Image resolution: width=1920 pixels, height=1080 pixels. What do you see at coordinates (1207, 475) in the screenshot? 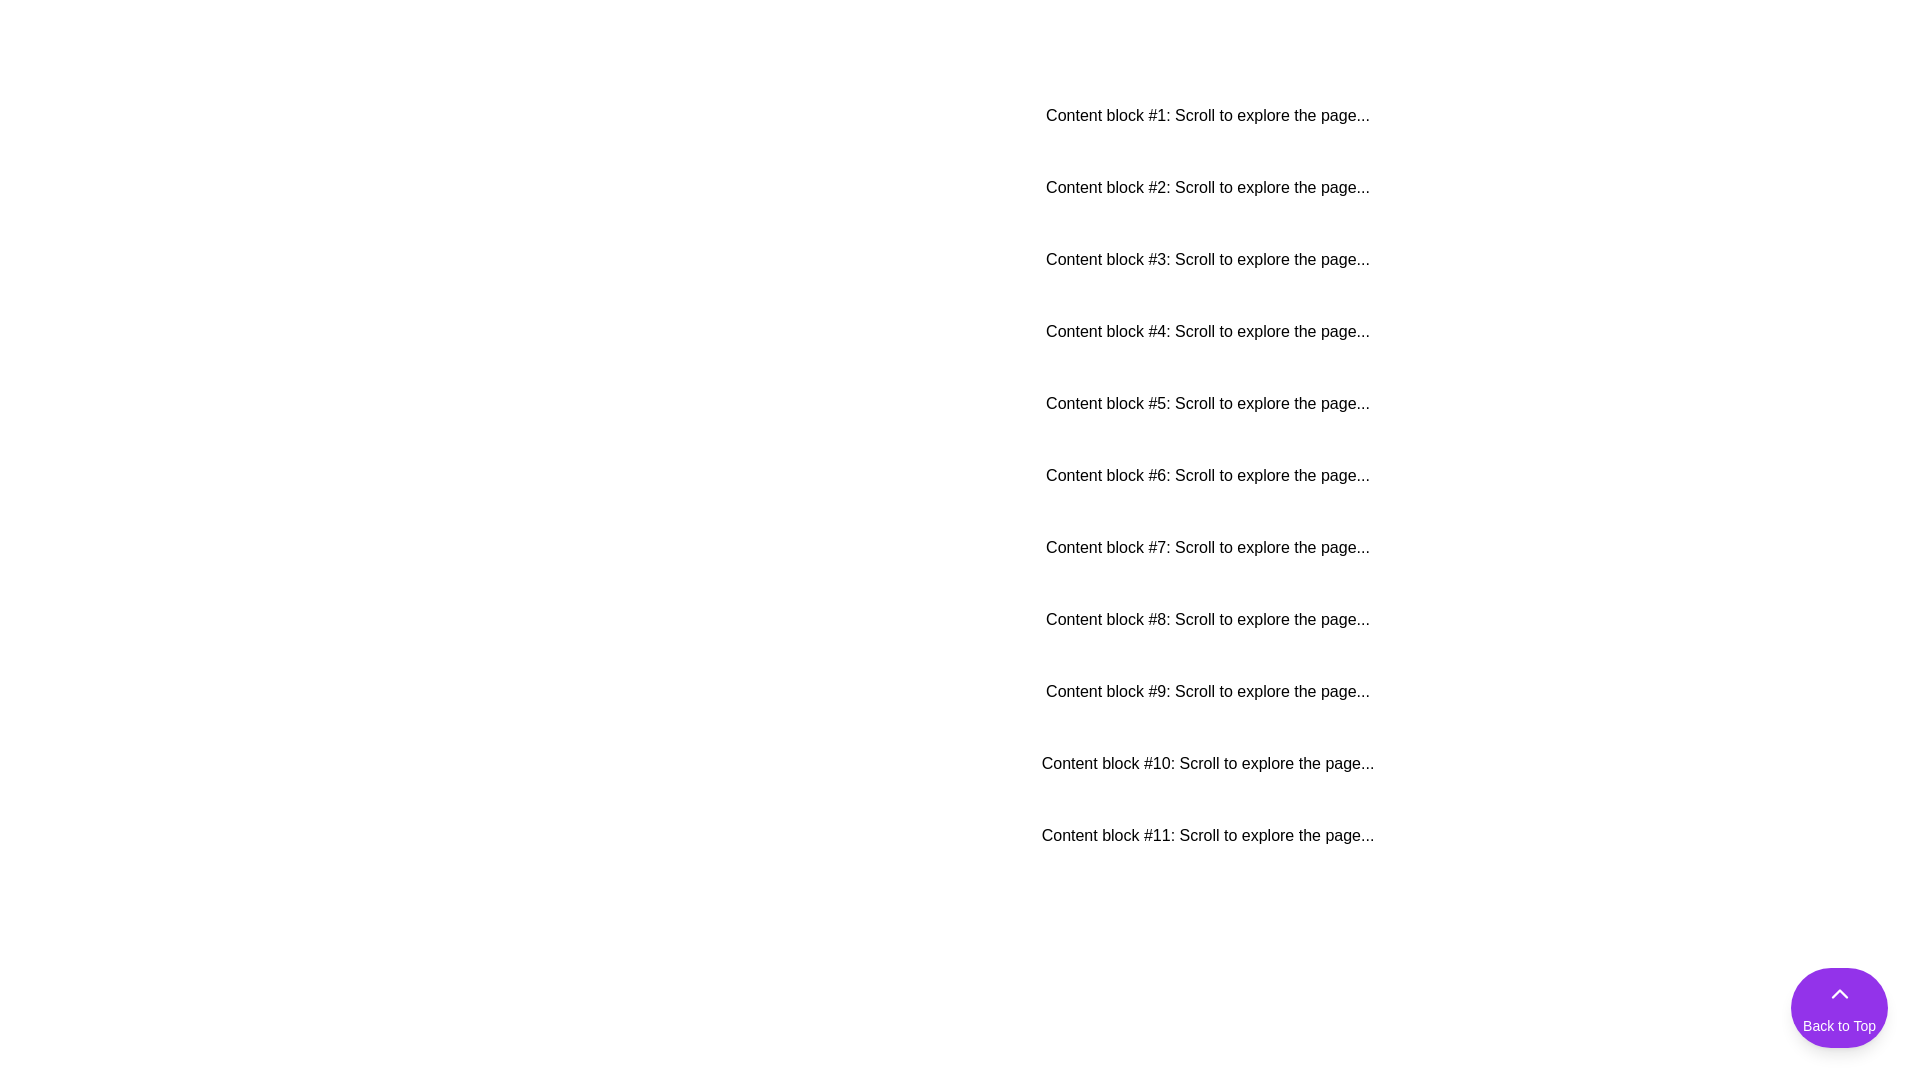
I see `the text label indicating the 6th position in the sequence, which prompts the user to scroll further` at bounding box center [1207, 475].